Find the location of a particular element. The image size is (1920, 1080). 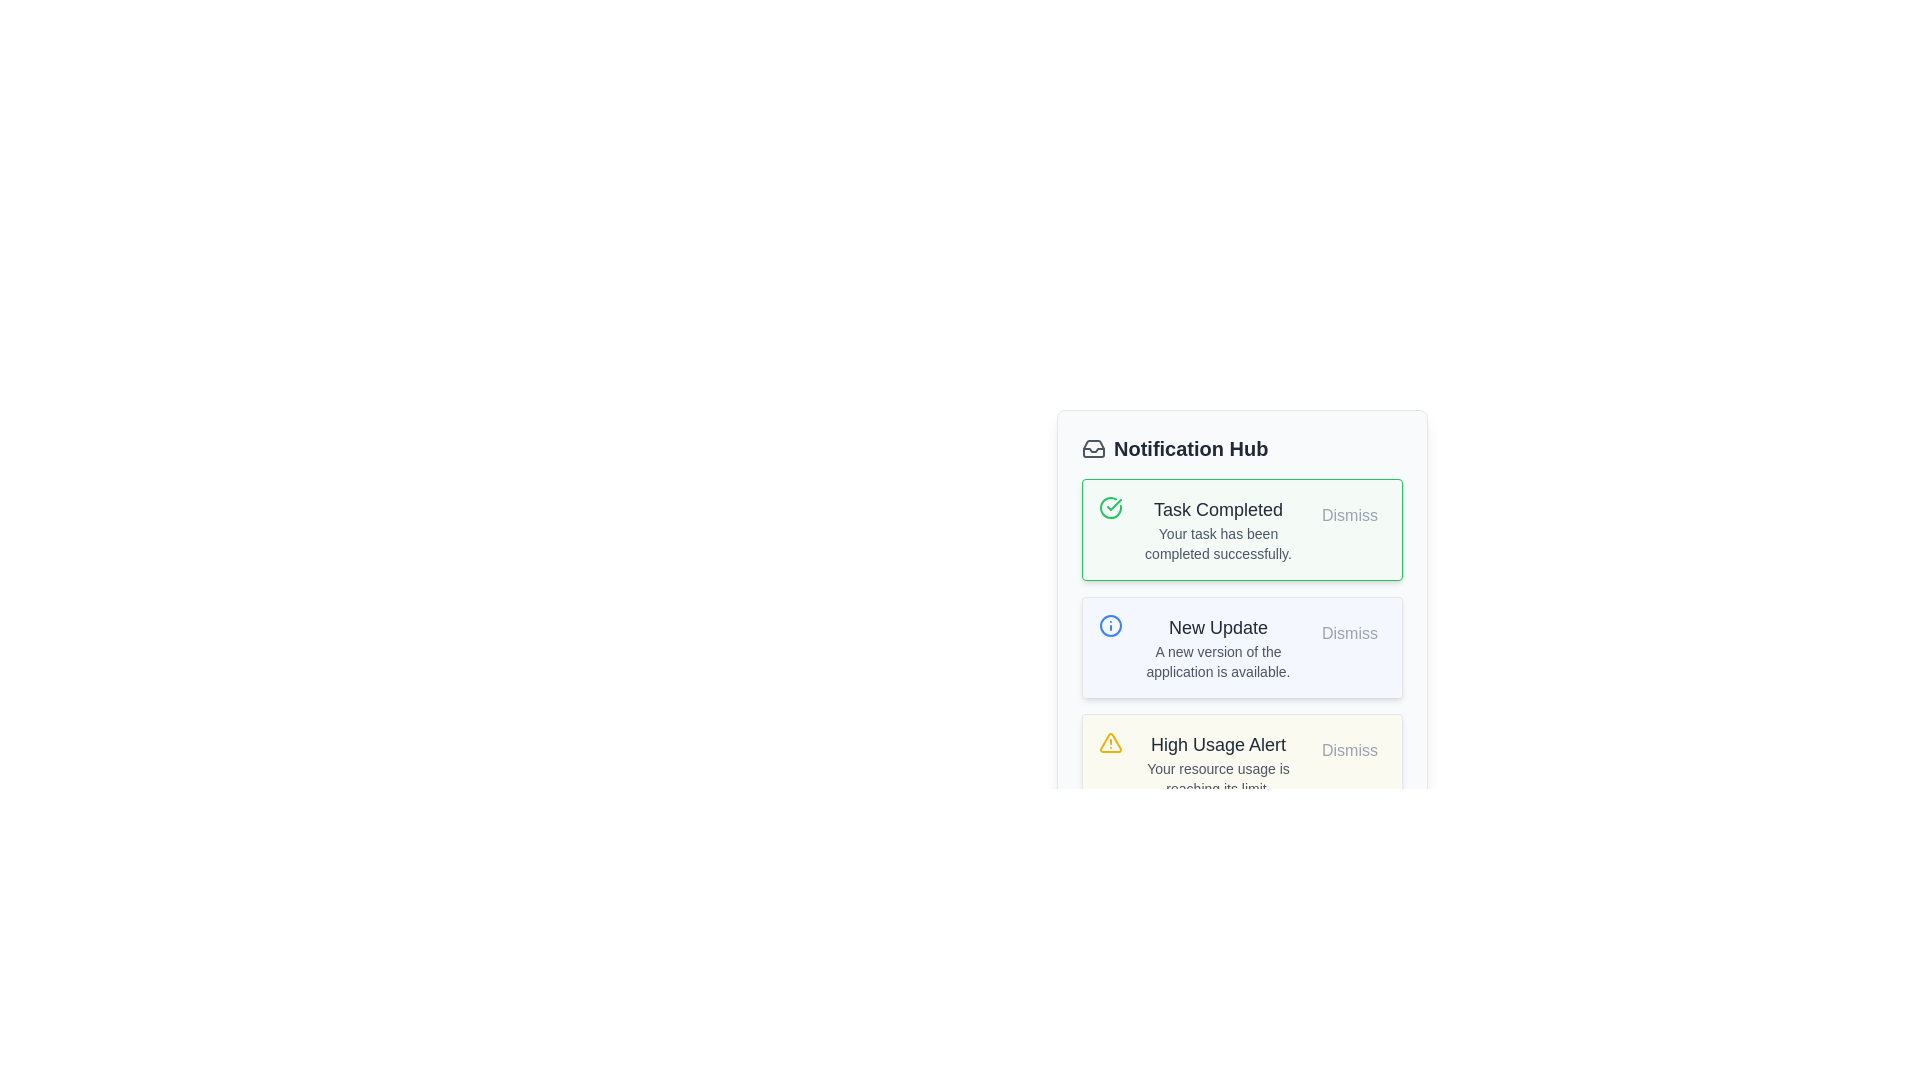

the heading Text label in the green-outlined notification card that summarizes the completion status of a task, located above the text 'Your task has been completed successfully.' is located at coordinates (1217, 508).